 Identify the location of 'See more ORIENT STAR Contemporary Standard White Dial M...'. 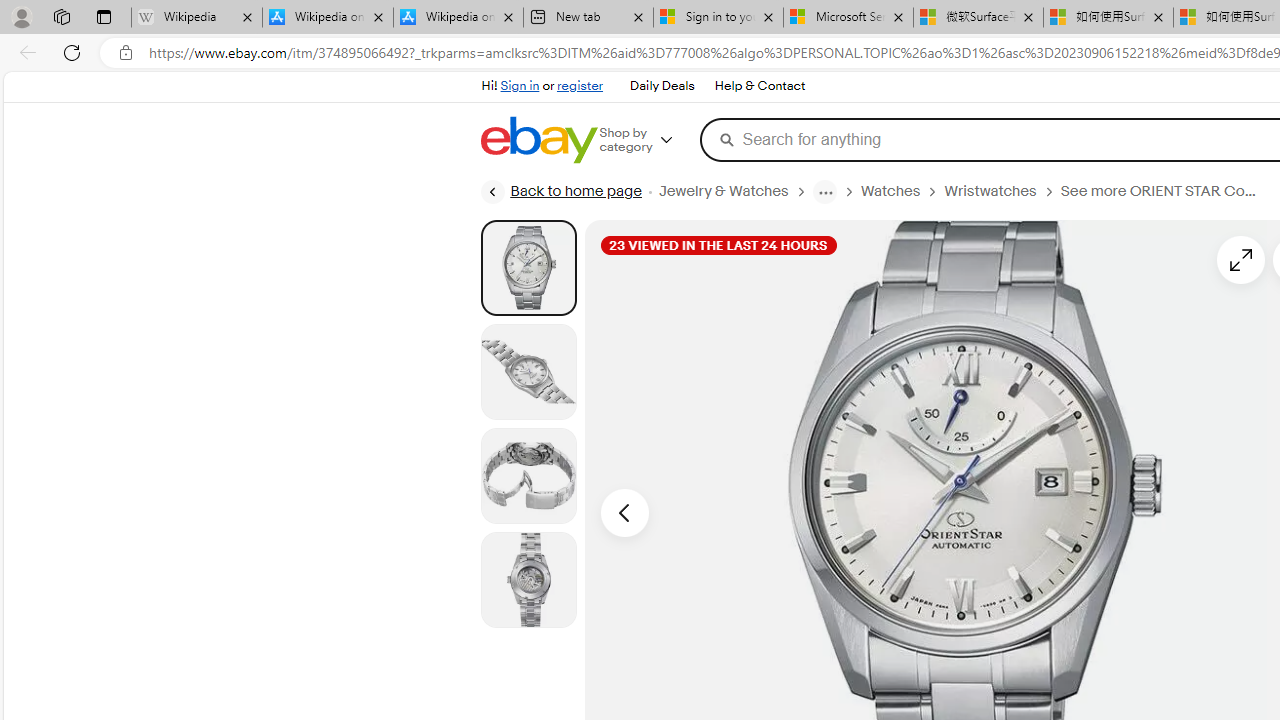
(1168, 191).